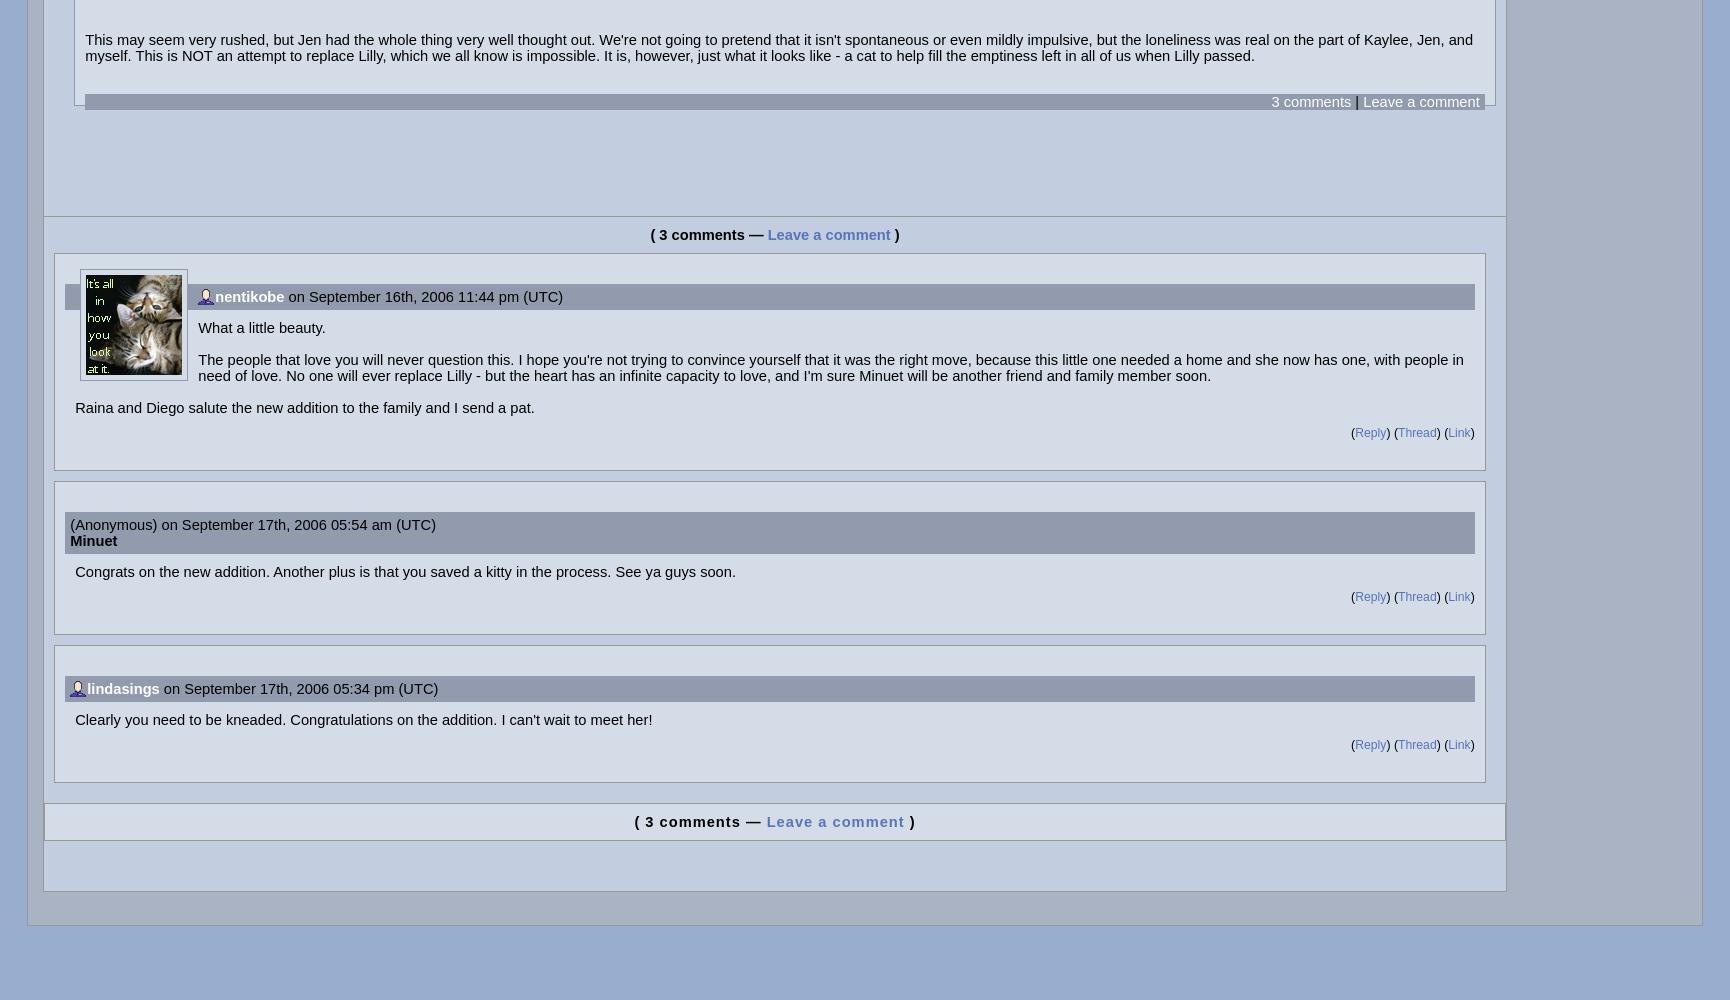 The image size is (1730, 1000). Describe the element at coordinates (434, 296) in the screenshot. I see `'September 16th, 2006 11:44 pm (UTC)'` at that location.